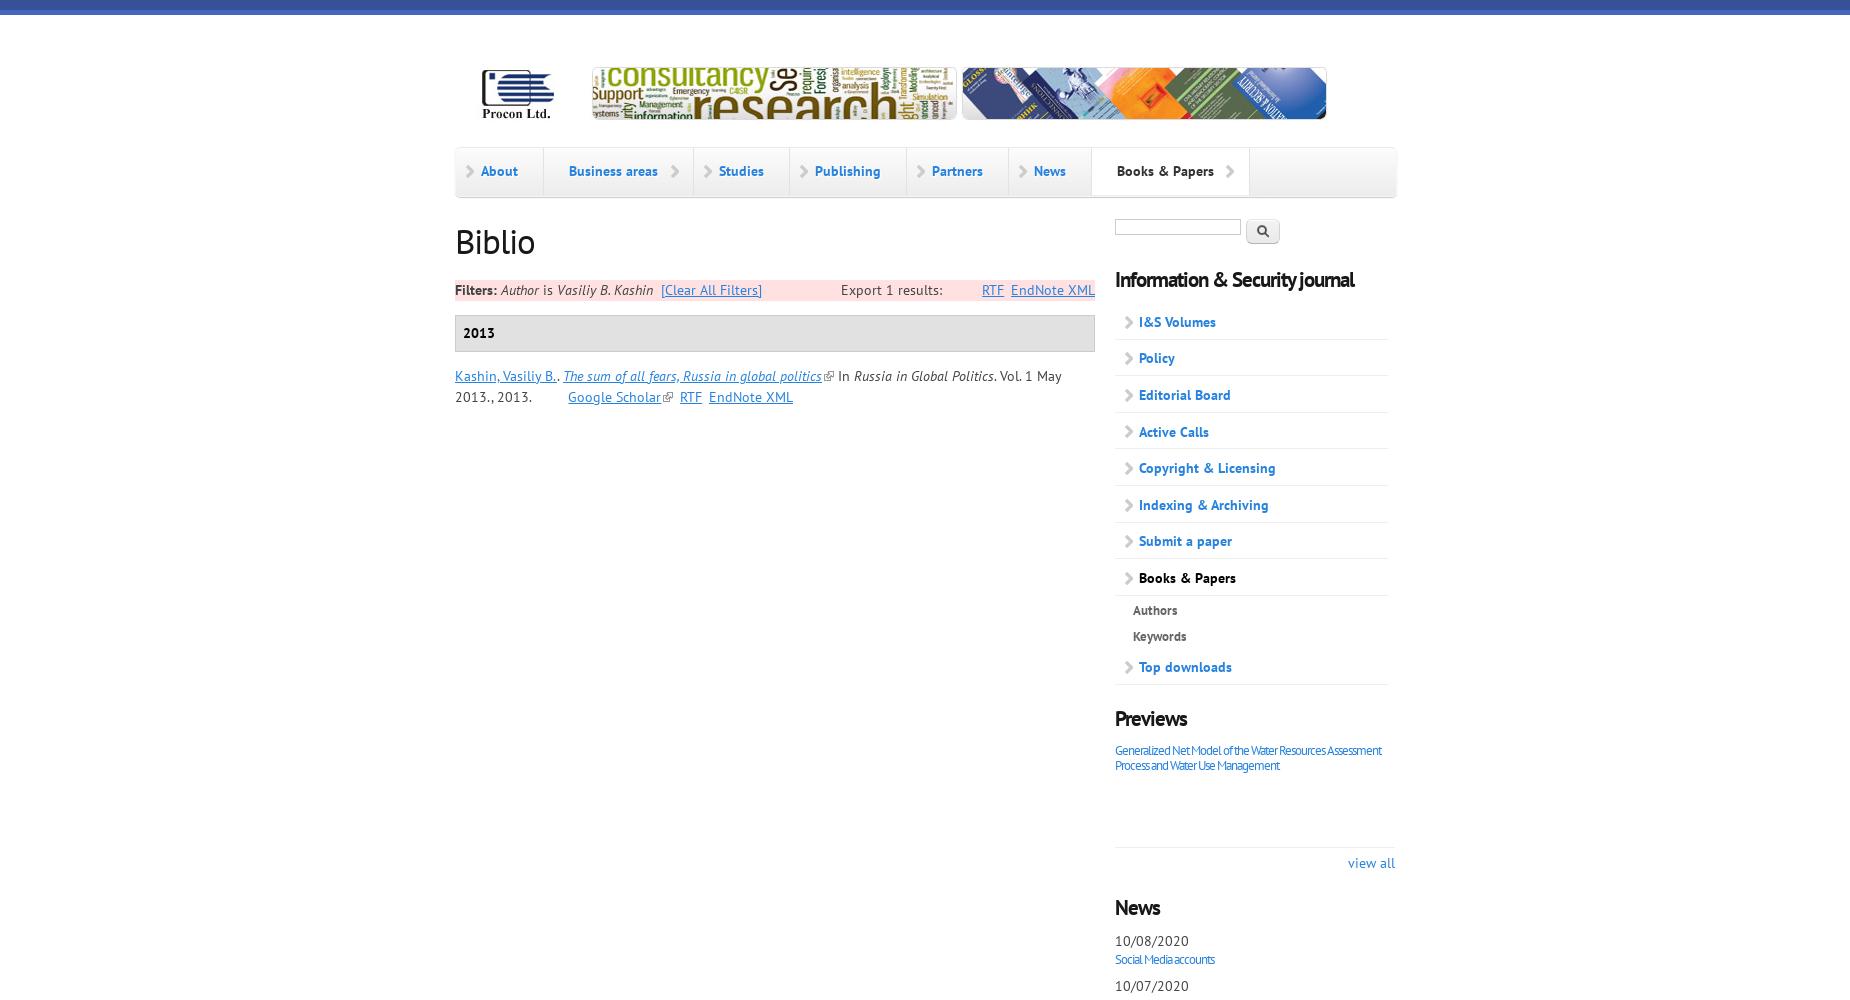  Describe the element at coordinates (1183, 395) in the screenshot. I see `'Editorial Board'` at that location.